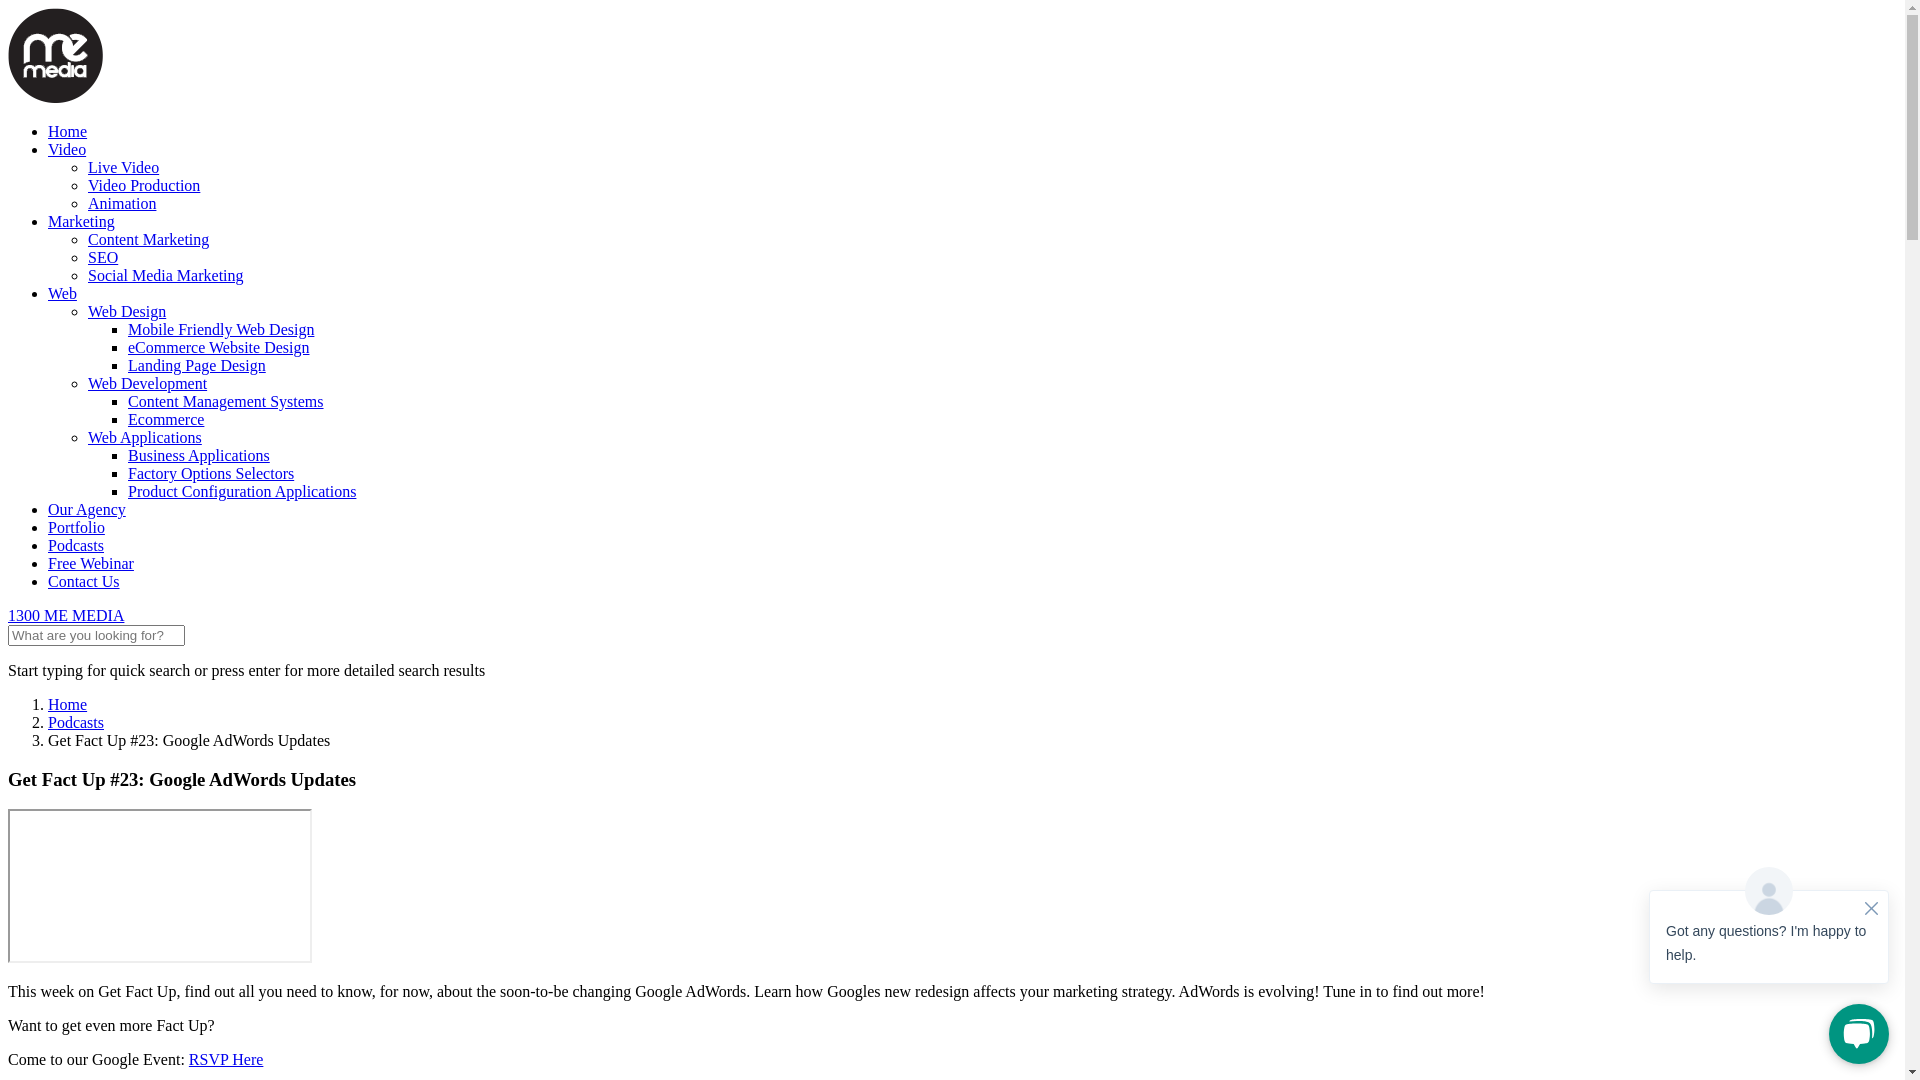 The width and height of the screenshot is (1920, 1080). I want to click on 'Web Development', so click(146, 383).